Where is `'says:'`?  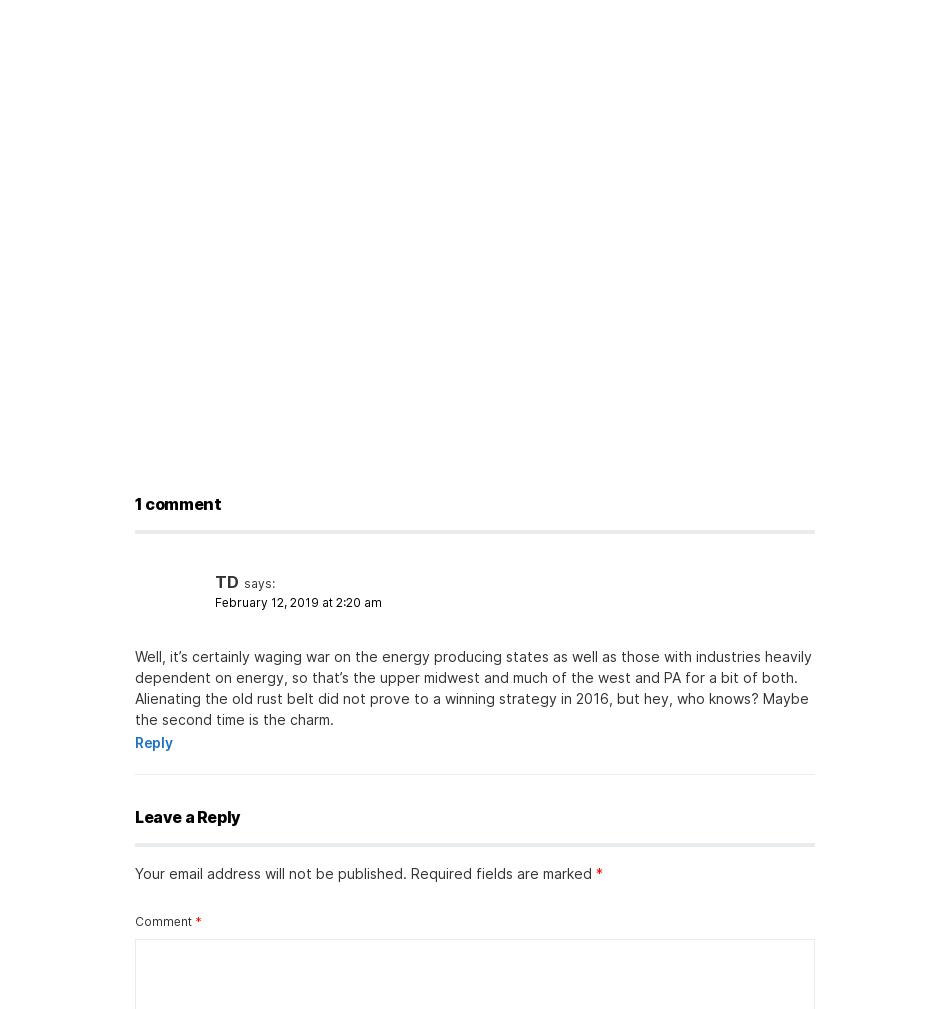 'says:' is located at coordinates (258, 583).